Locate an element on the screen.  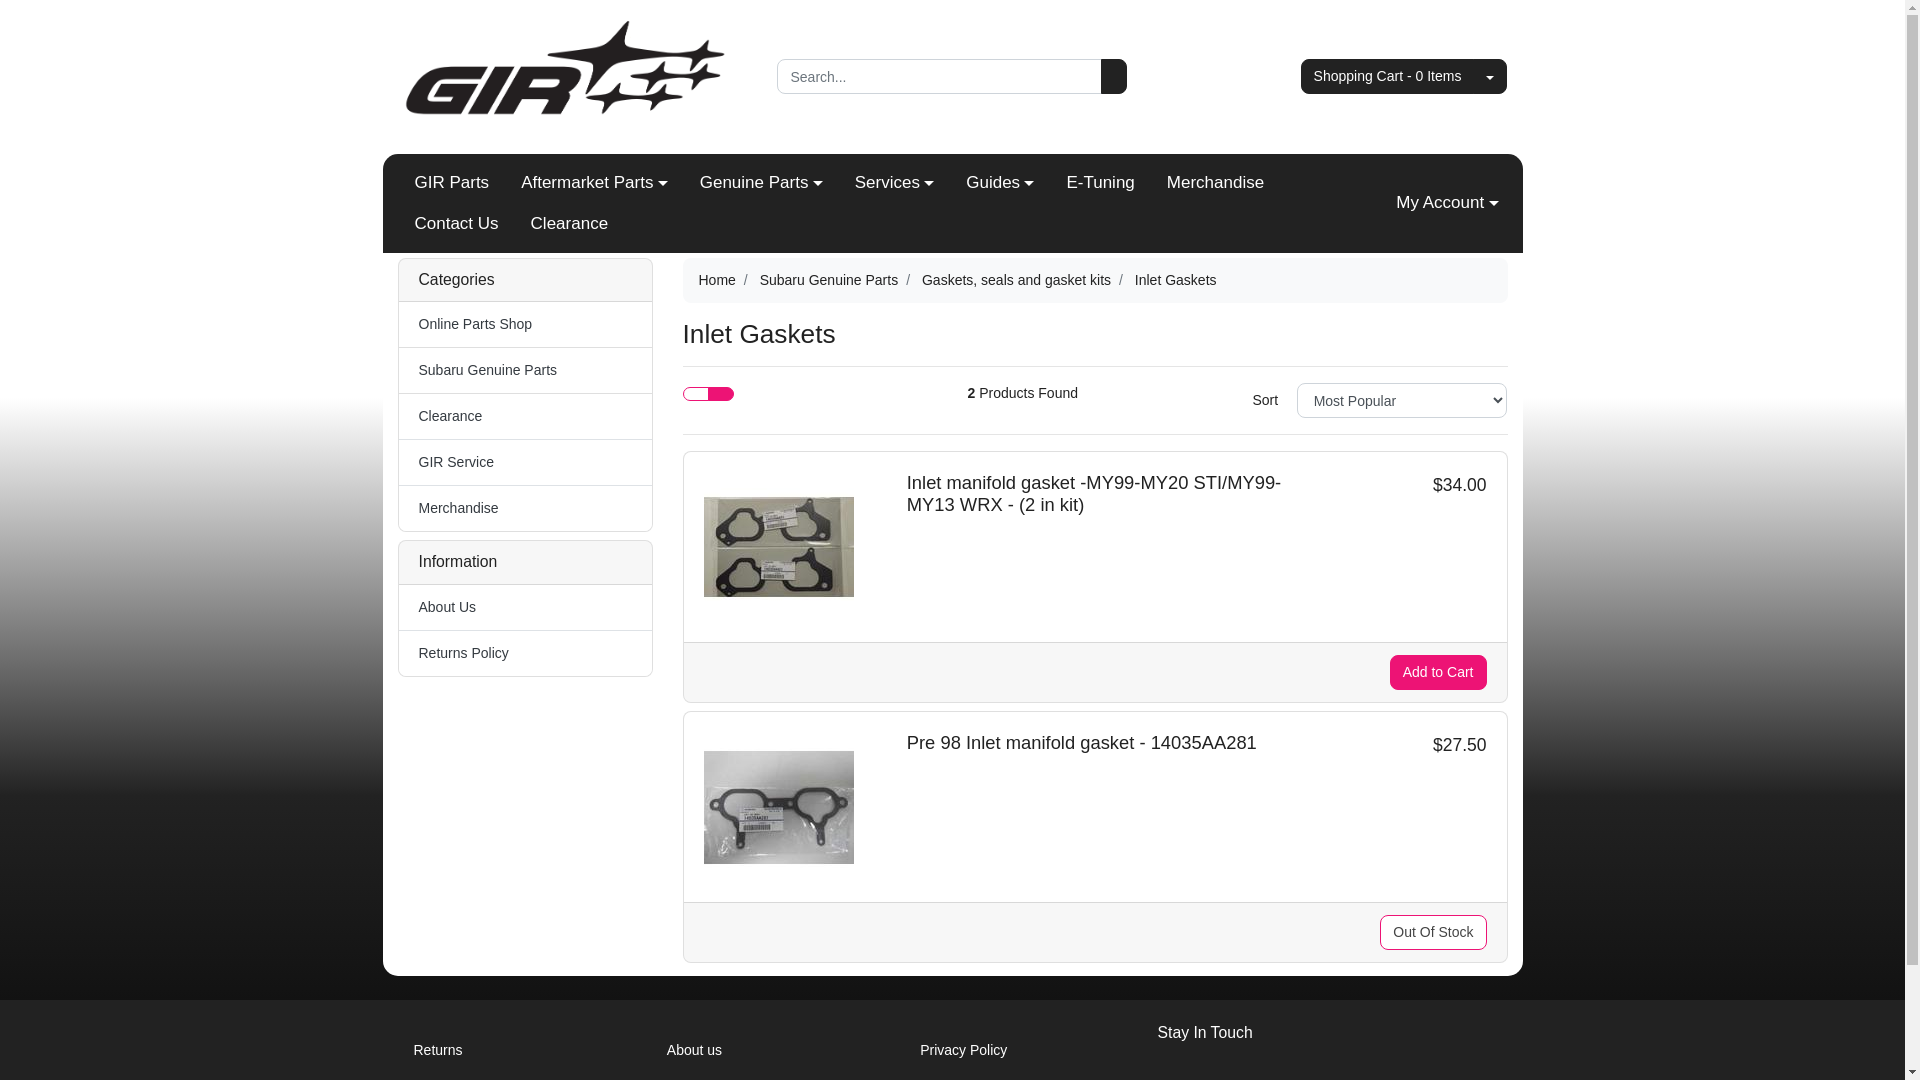
'Privacy Policy' is located at coordinates (902, 1049).